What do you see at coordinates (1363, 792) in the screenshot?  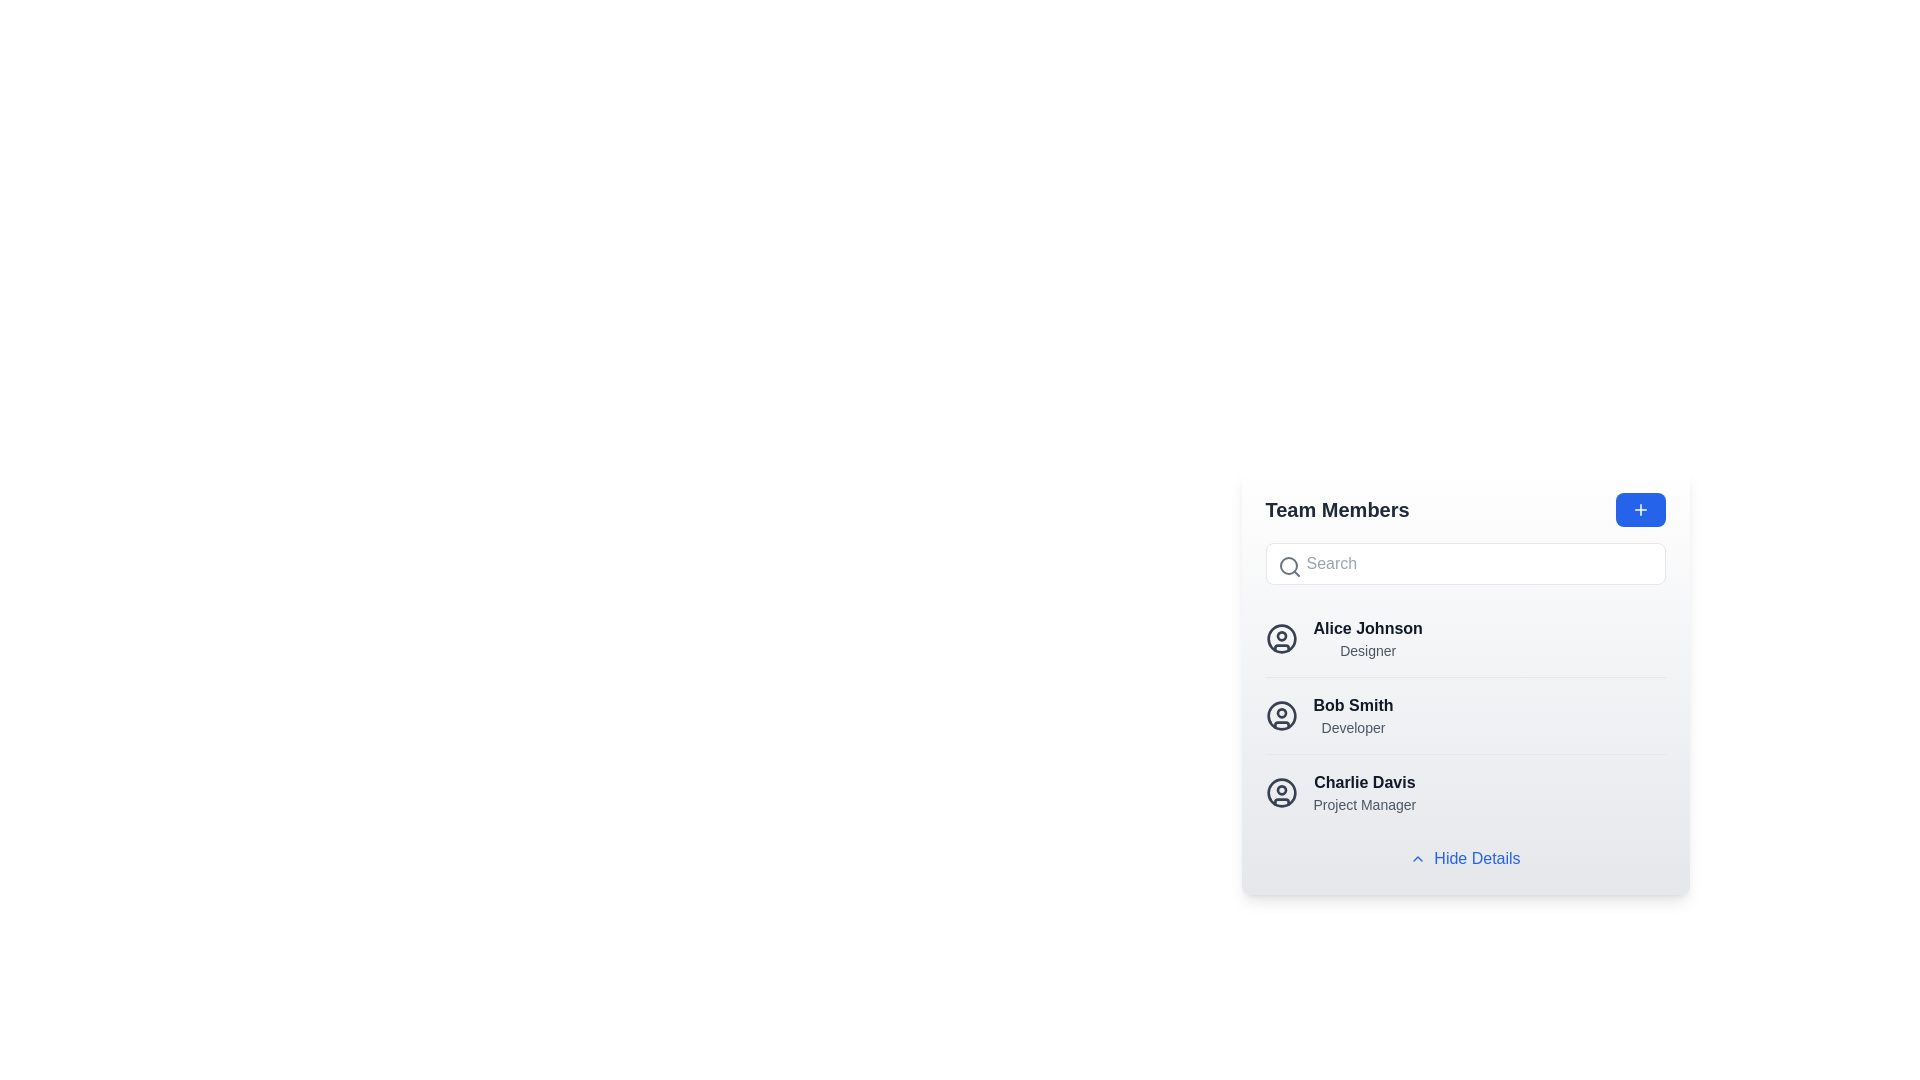 I see `the textual label identifying team member 'Charlie Davis' as 'Project Manager' in the team overview interface` at bounding box center [1363, 792].